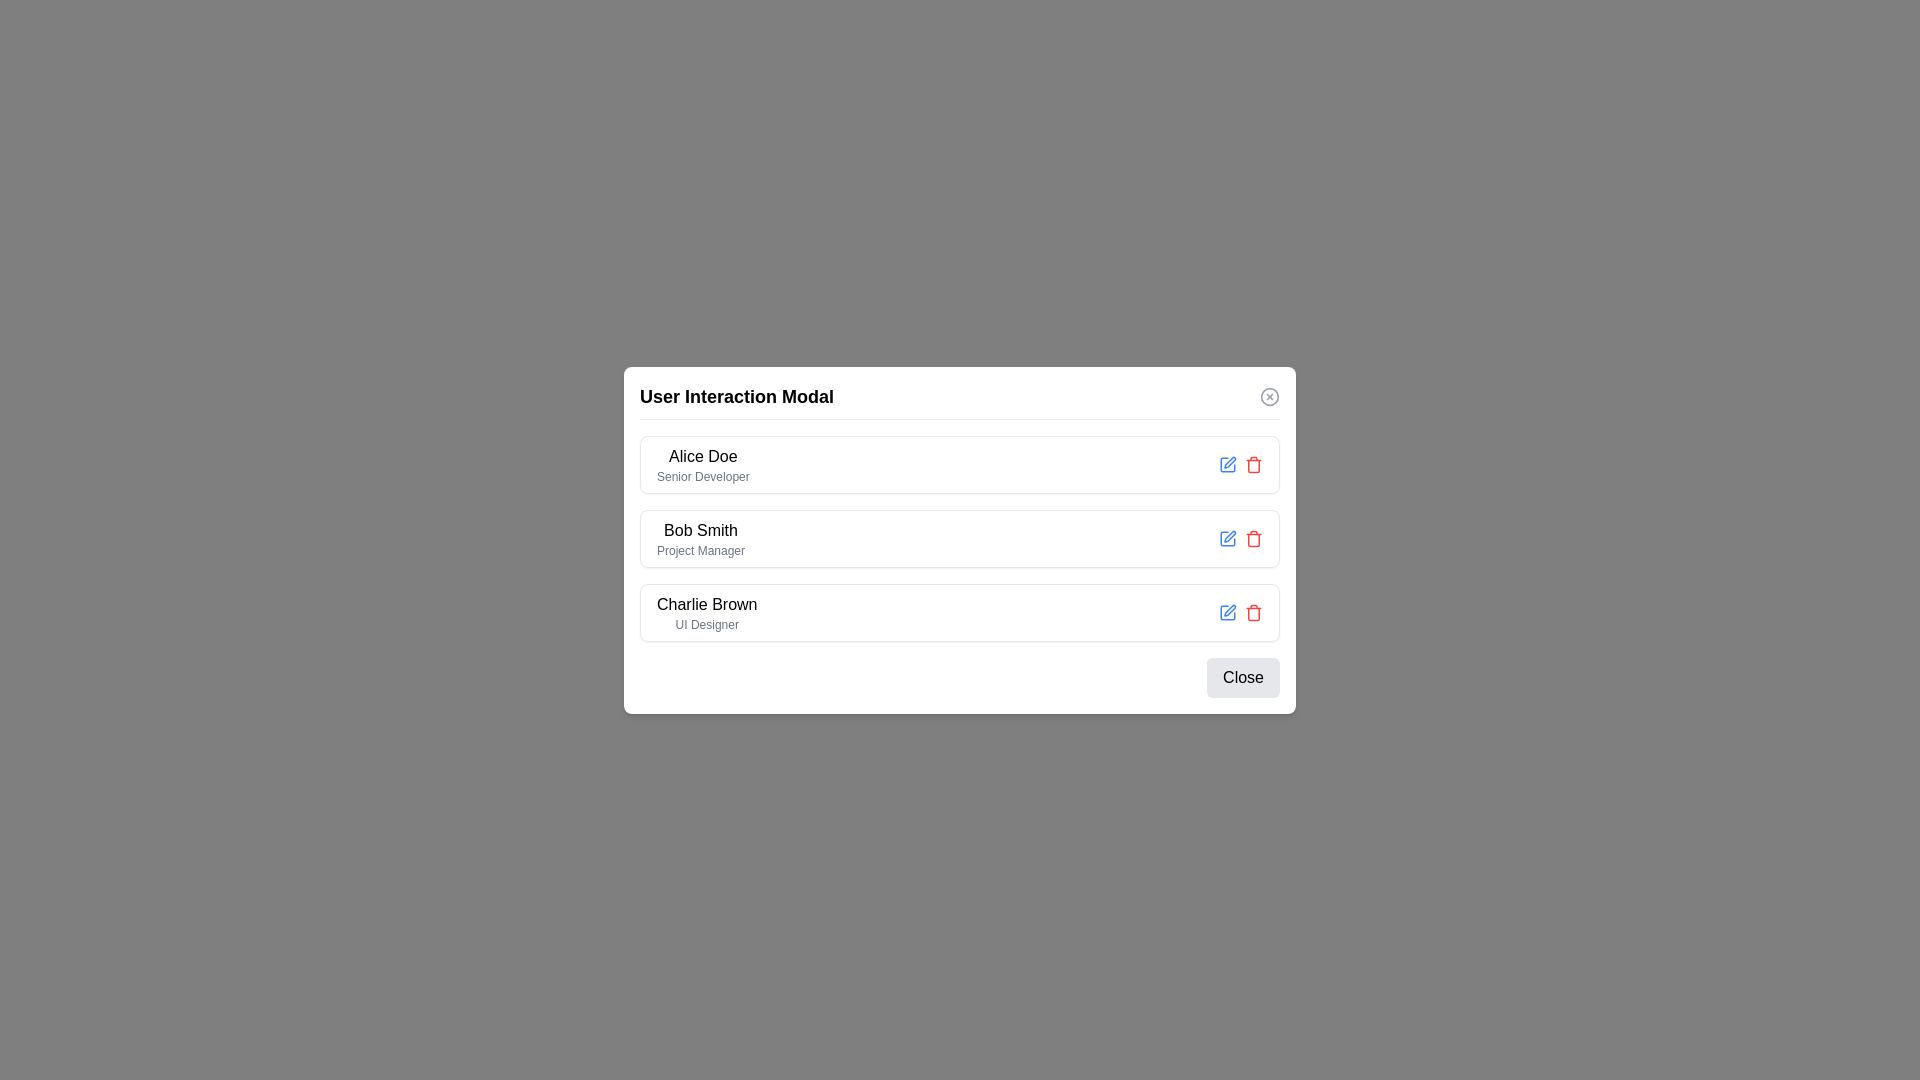  What do you see at coordinates (1227, 463) in the screenshot?
I see `the edit button icon (blue square with pencil) associated with the user 'Alice Doe'` at bounding box center [1227, 463].